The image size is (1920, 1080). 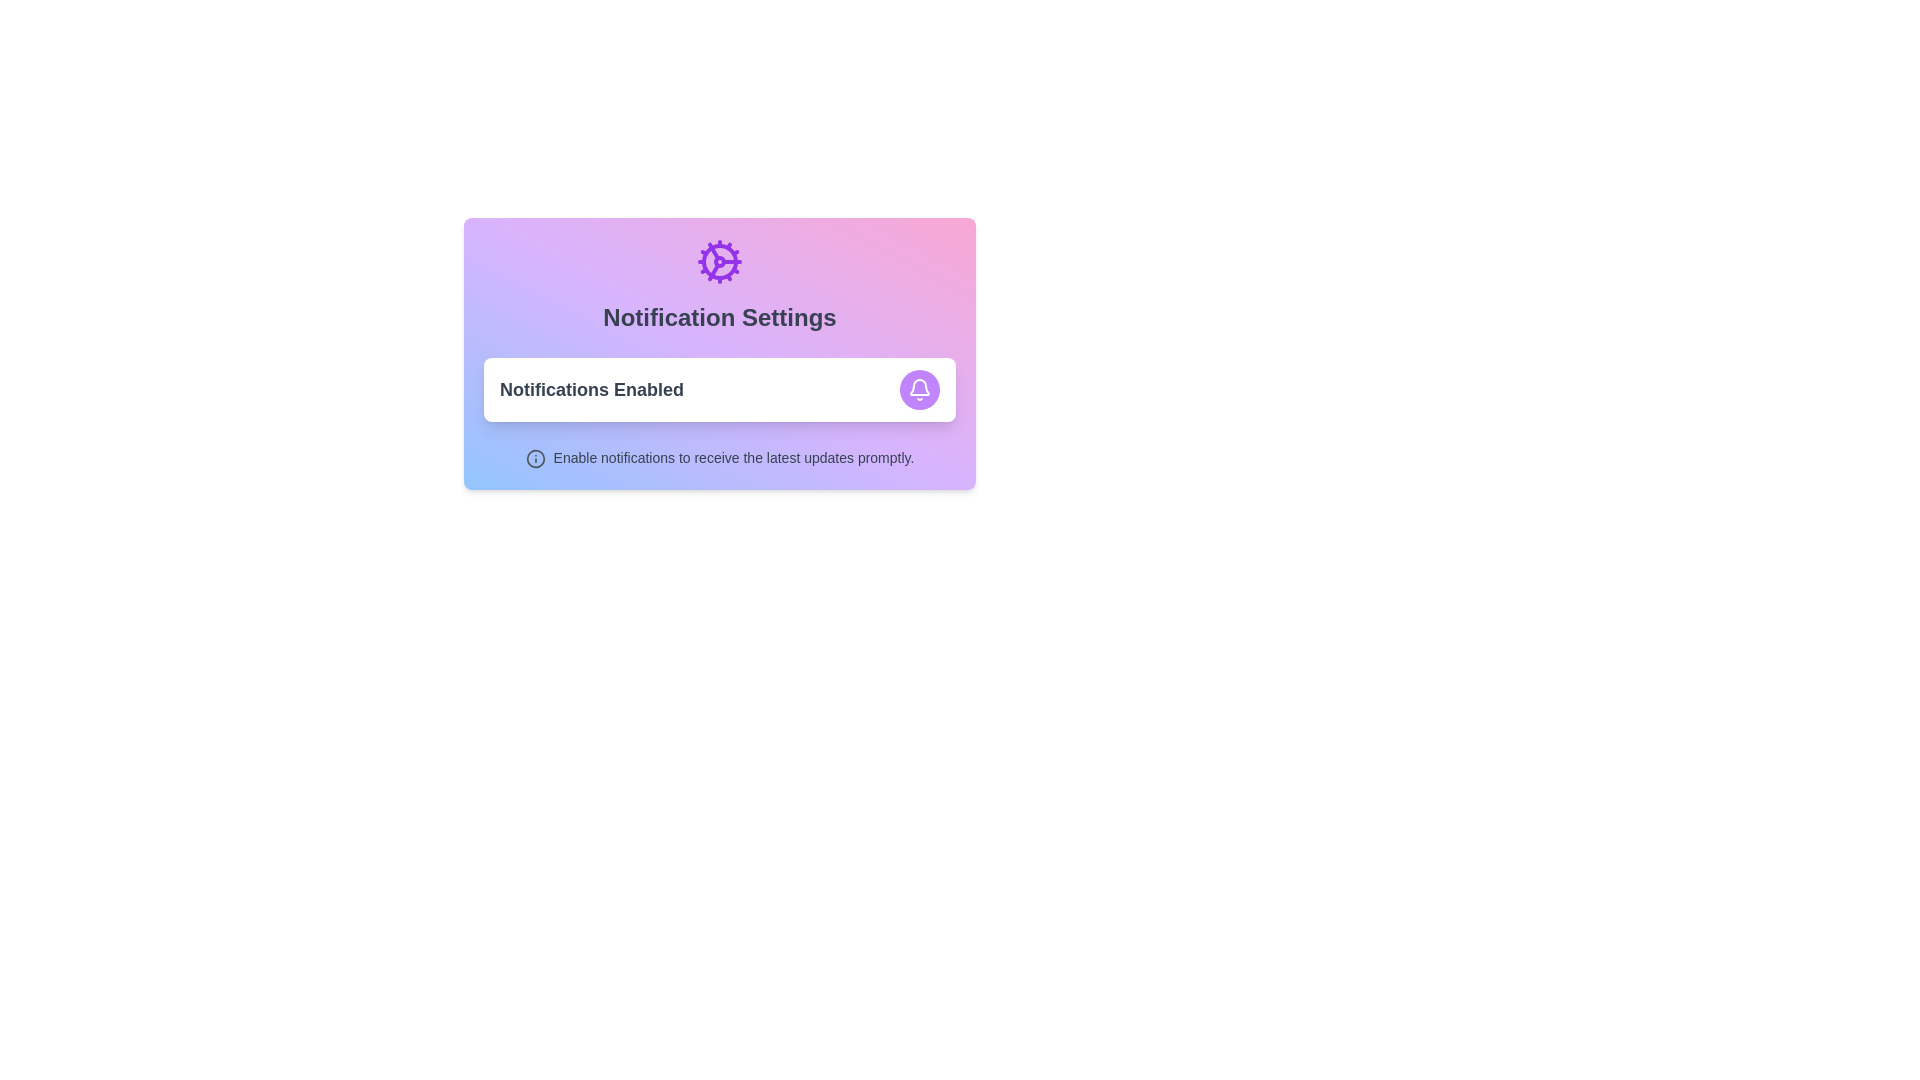 What do you see at coordinates (720, 458) in the screenshot?
I see `informational text about enabling notifications located beneath the 'Notifications Enabled' section in the 'Notification Settings' card` at bounding box center [720, 458].